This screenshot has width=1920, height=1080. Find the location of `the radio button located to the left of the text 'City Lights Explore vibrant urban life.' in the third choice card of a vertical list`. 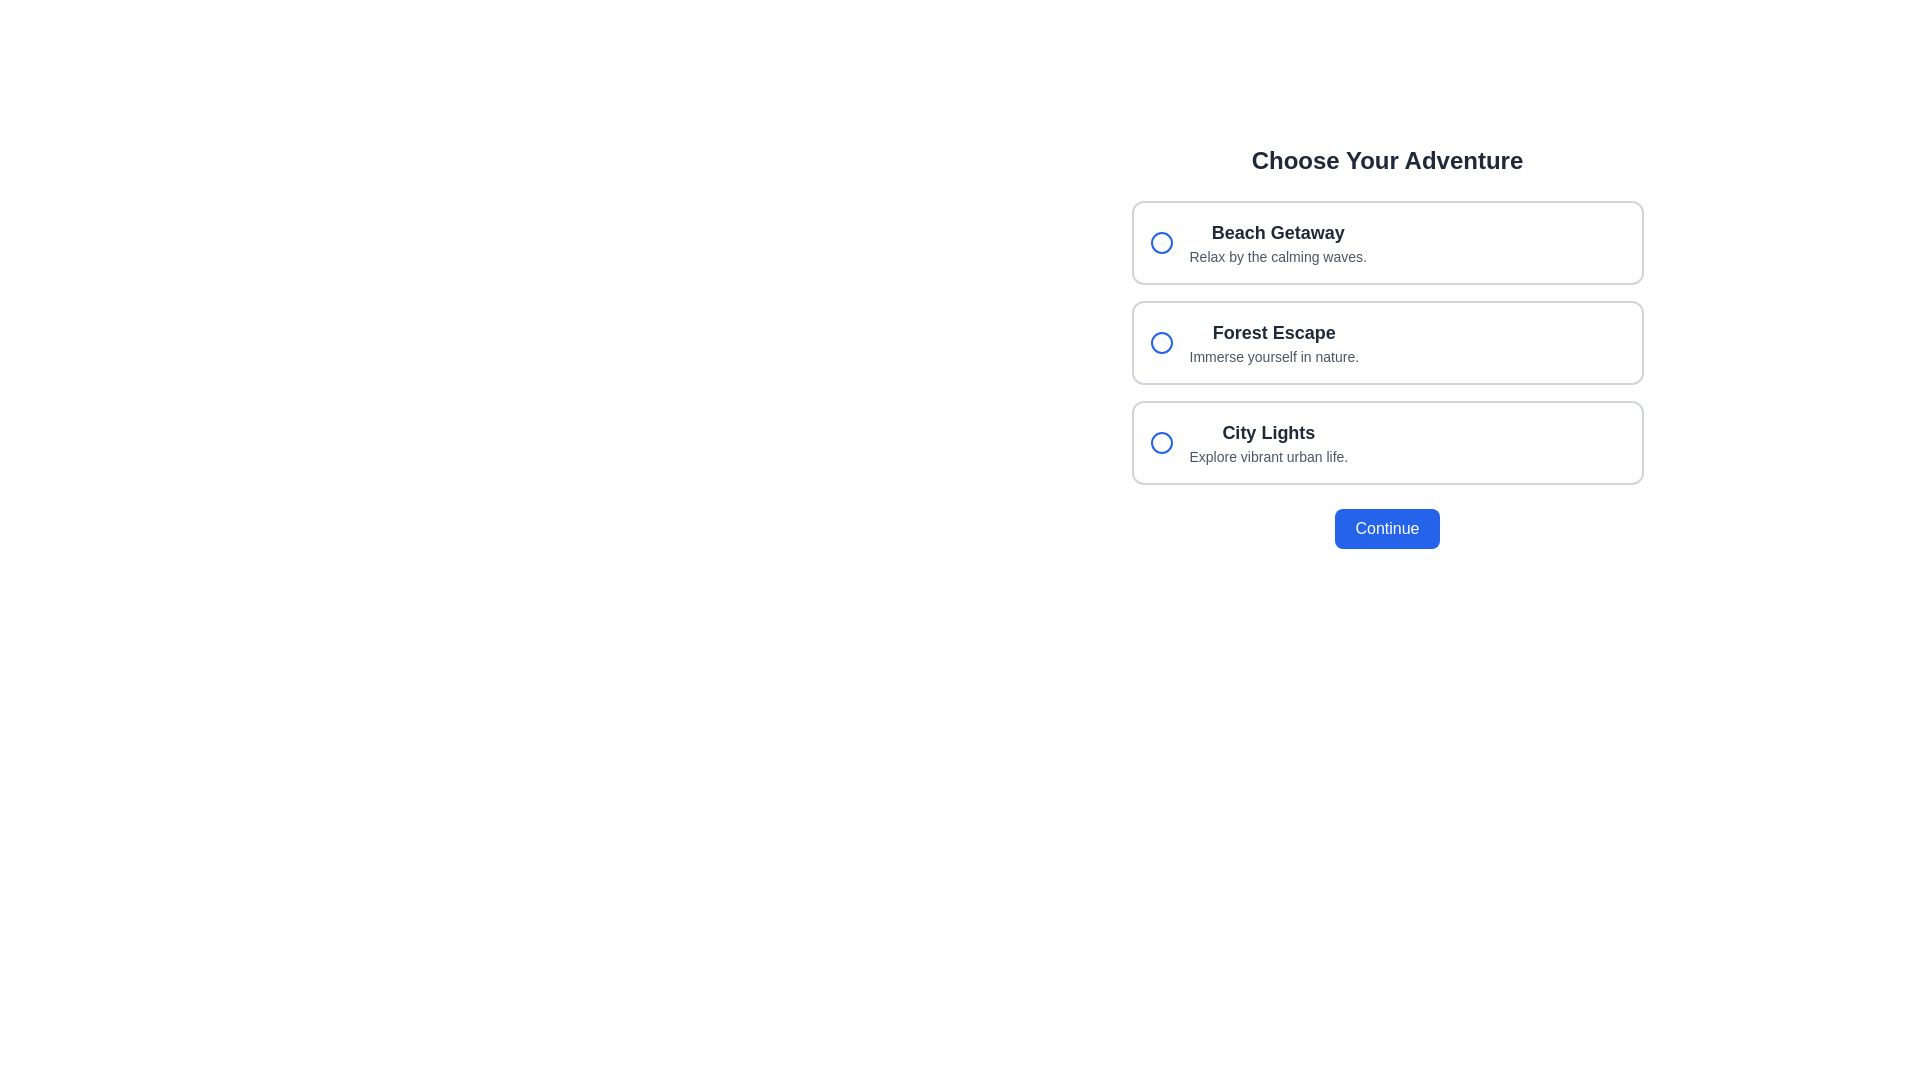

the radio button located to the left of the text 'City Lights Explore vibrant urban life.' in the third choice card of a vertical list is located at coordinates (1161, 442).